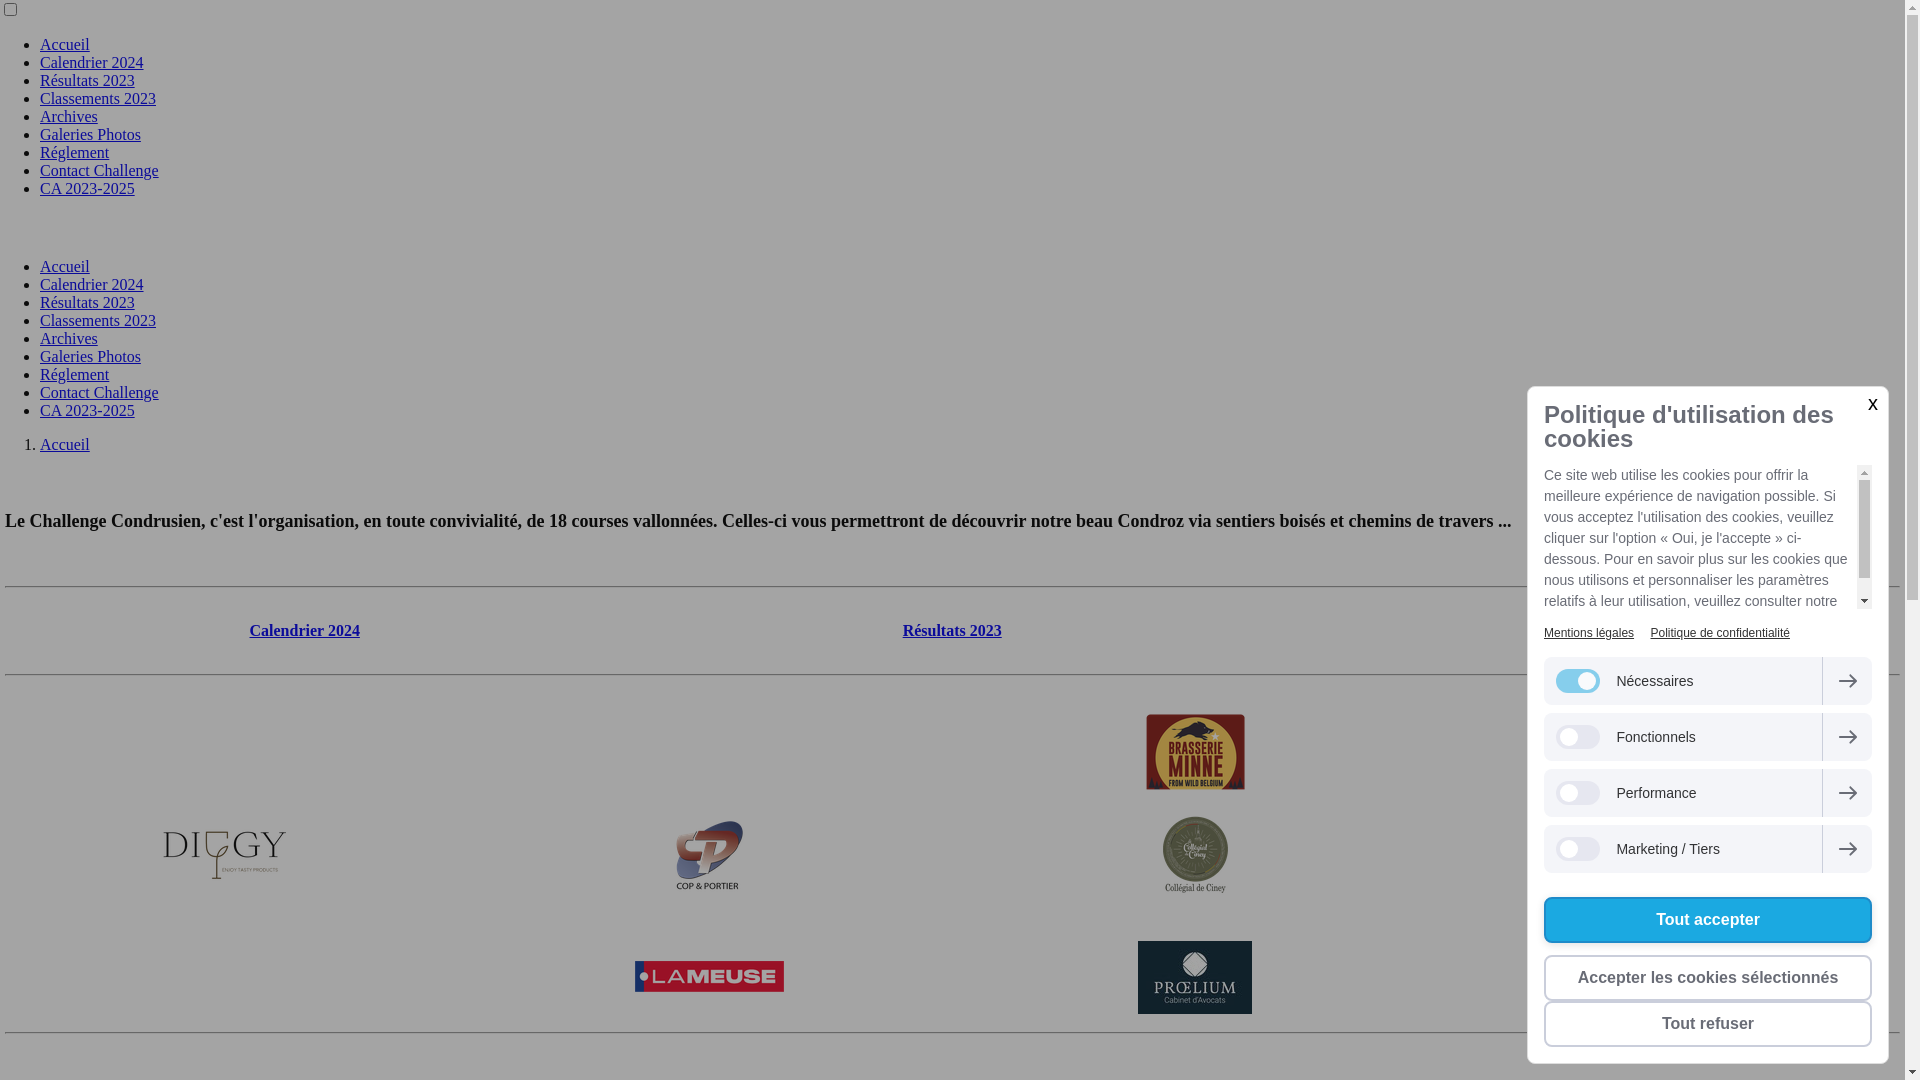 The image size is (1920, 1080). I want to click on 'Tout accepter', so click(1543, 920).